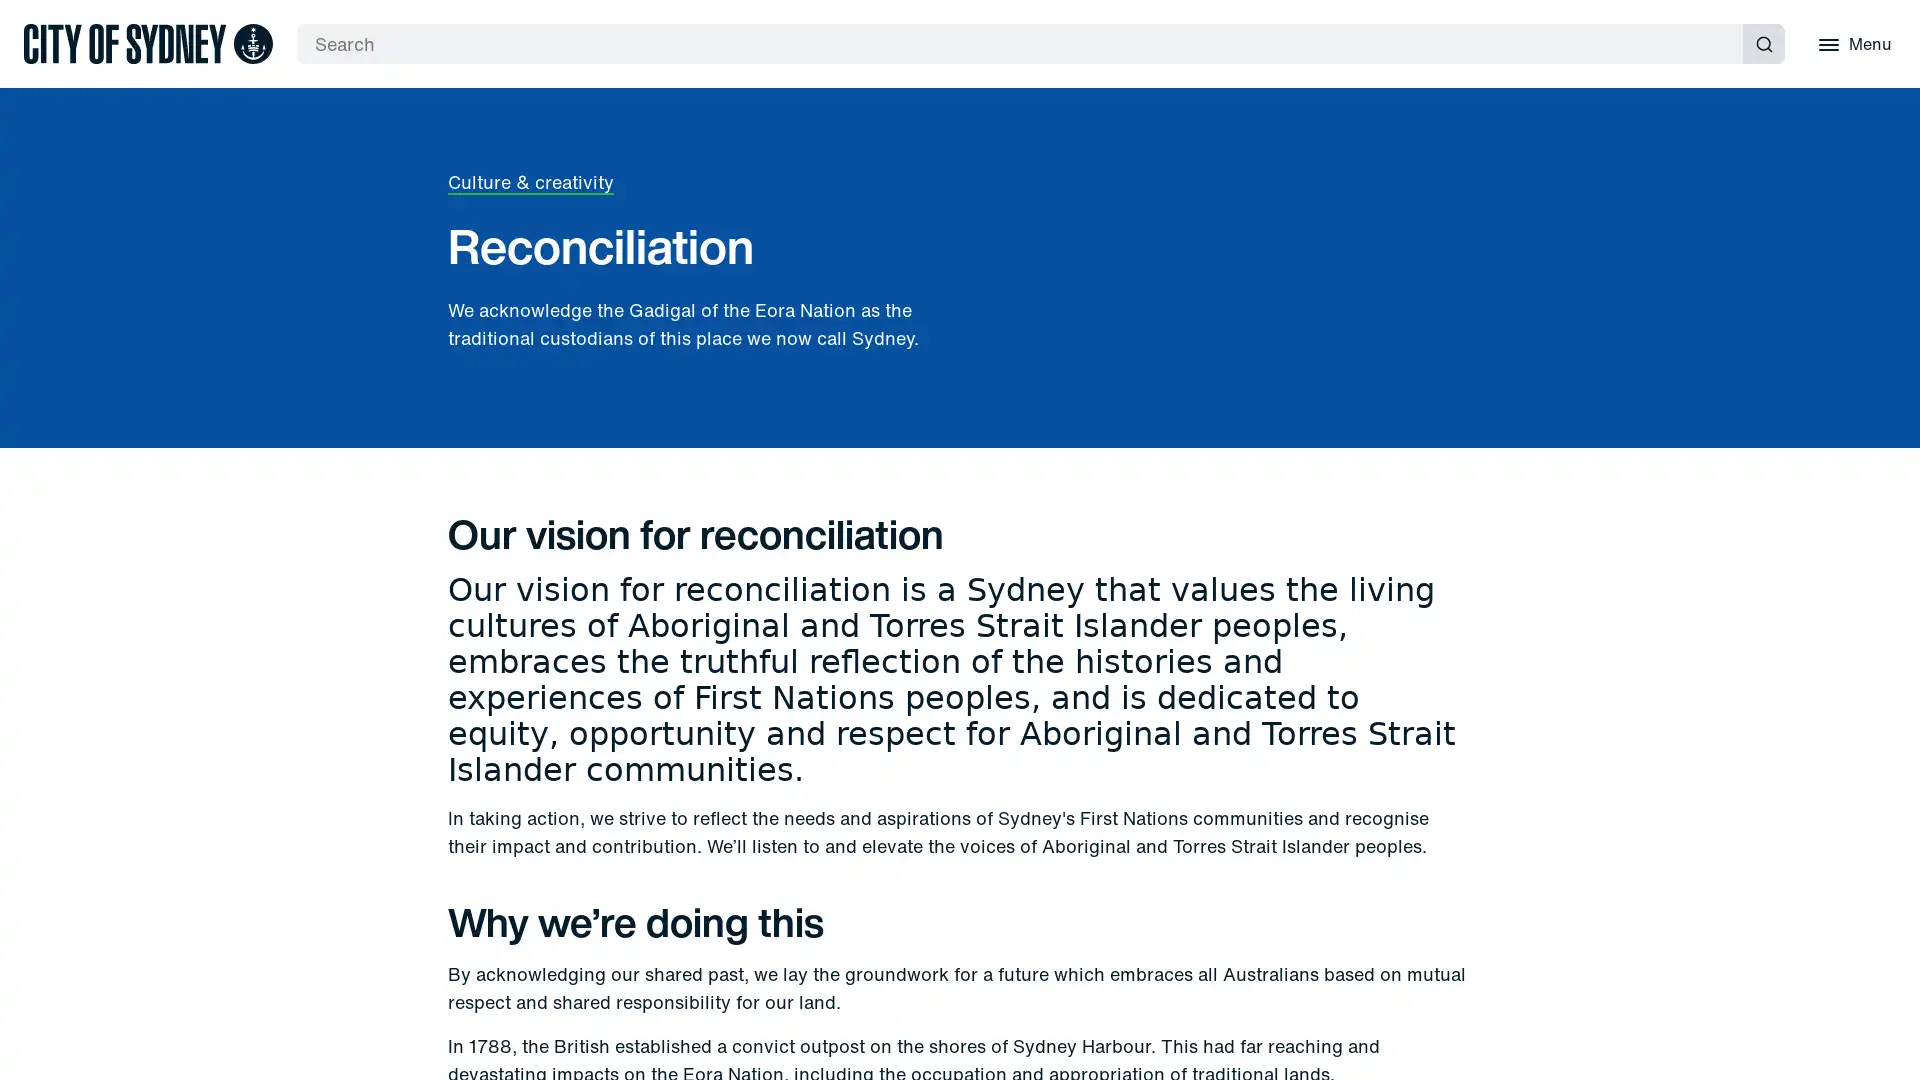  Describe the element at coordinates (1763, 43) in the screenshot. I see `Submit search` at that location.